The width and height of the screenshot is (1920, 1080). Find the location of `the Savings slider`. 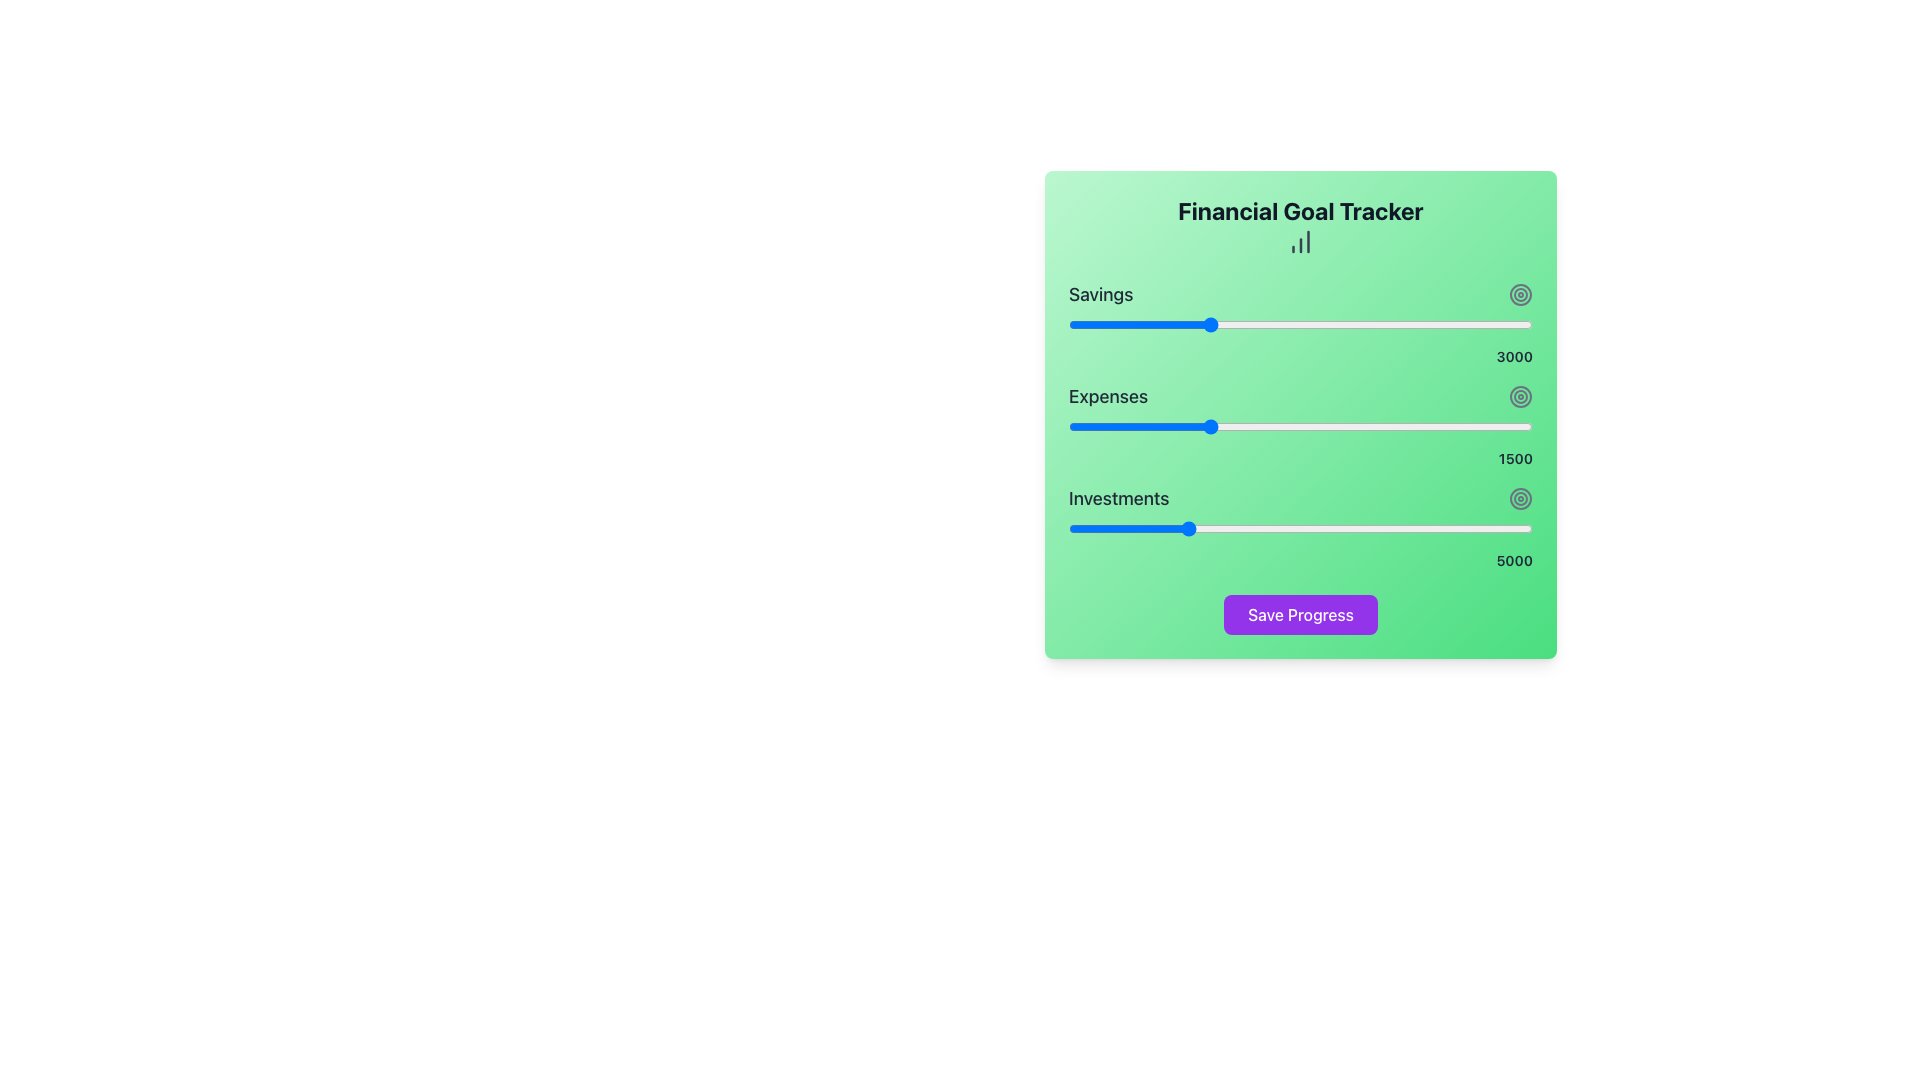

the Savings slider is located at coordinates (1382, 323).